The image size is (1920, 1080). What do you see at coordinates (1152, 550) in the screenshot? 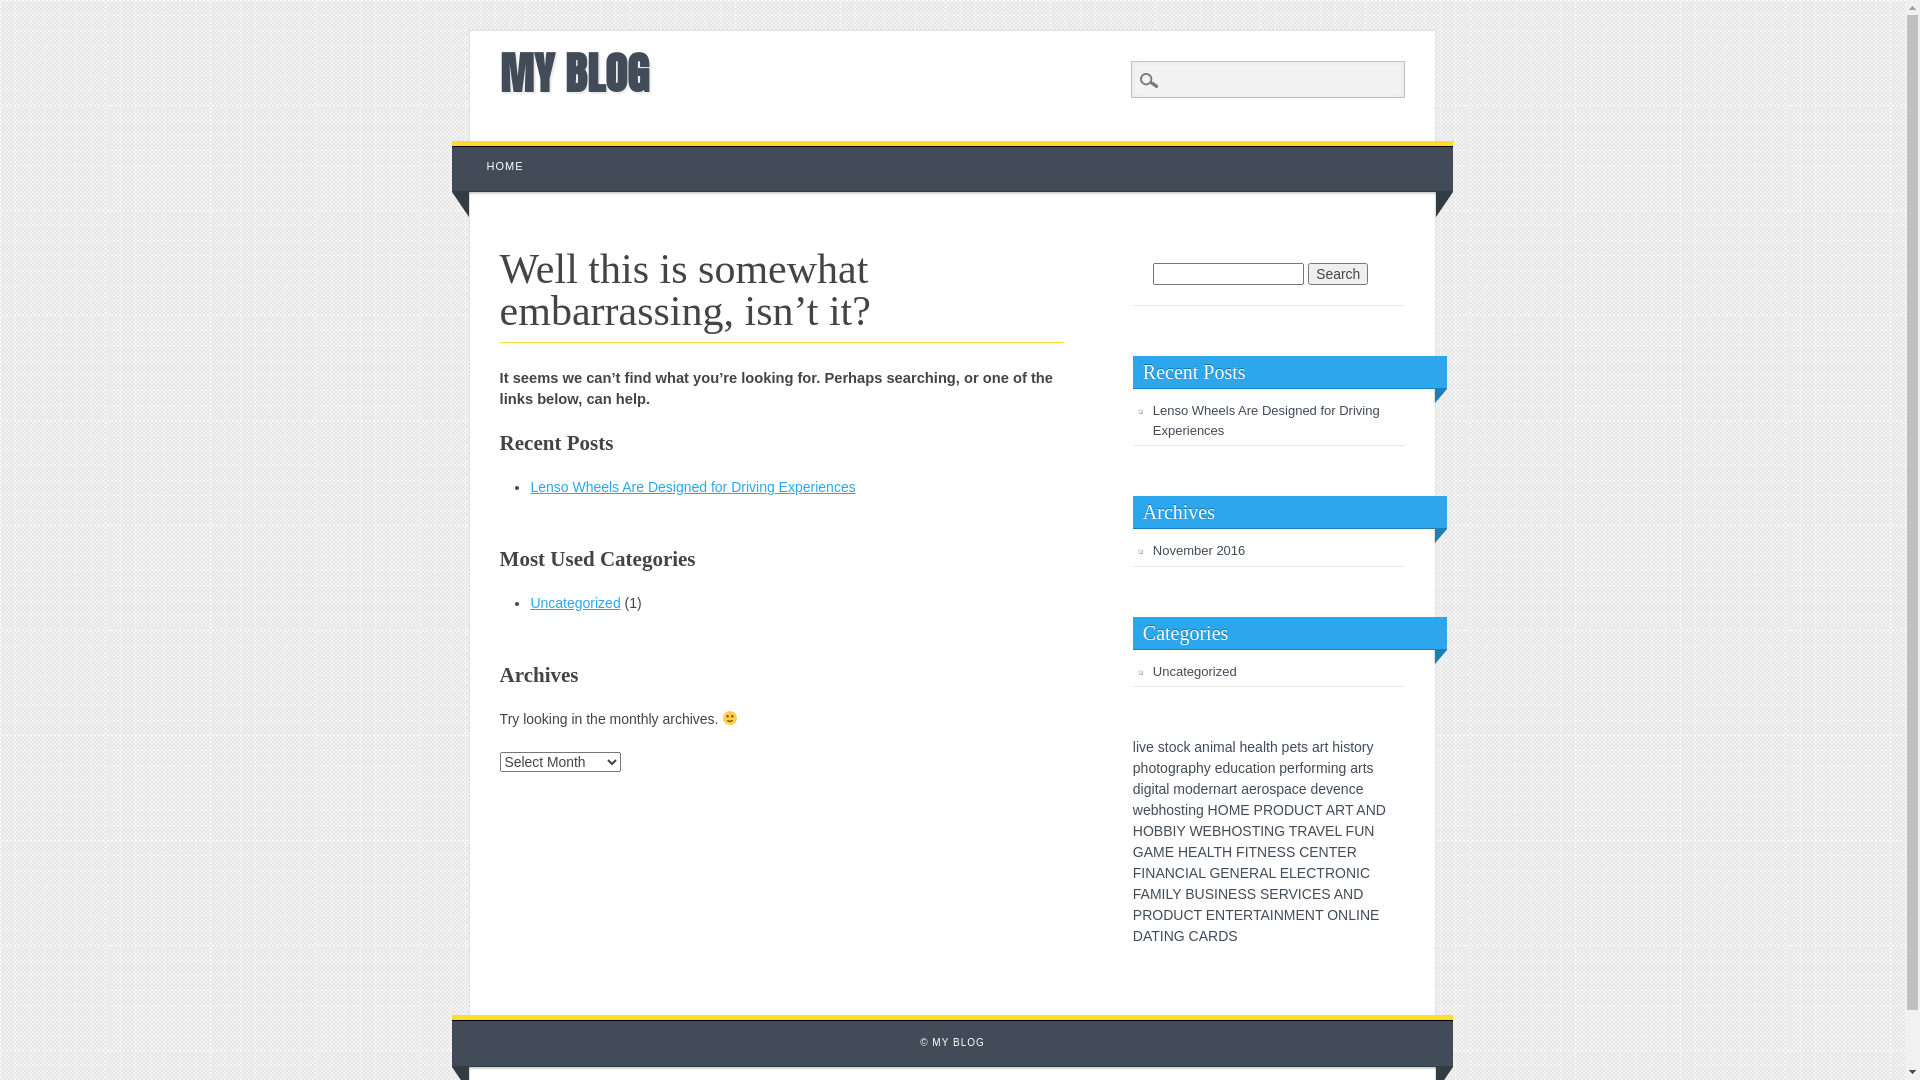
I see `'November 2016'` at bounding box center [1152, 550].